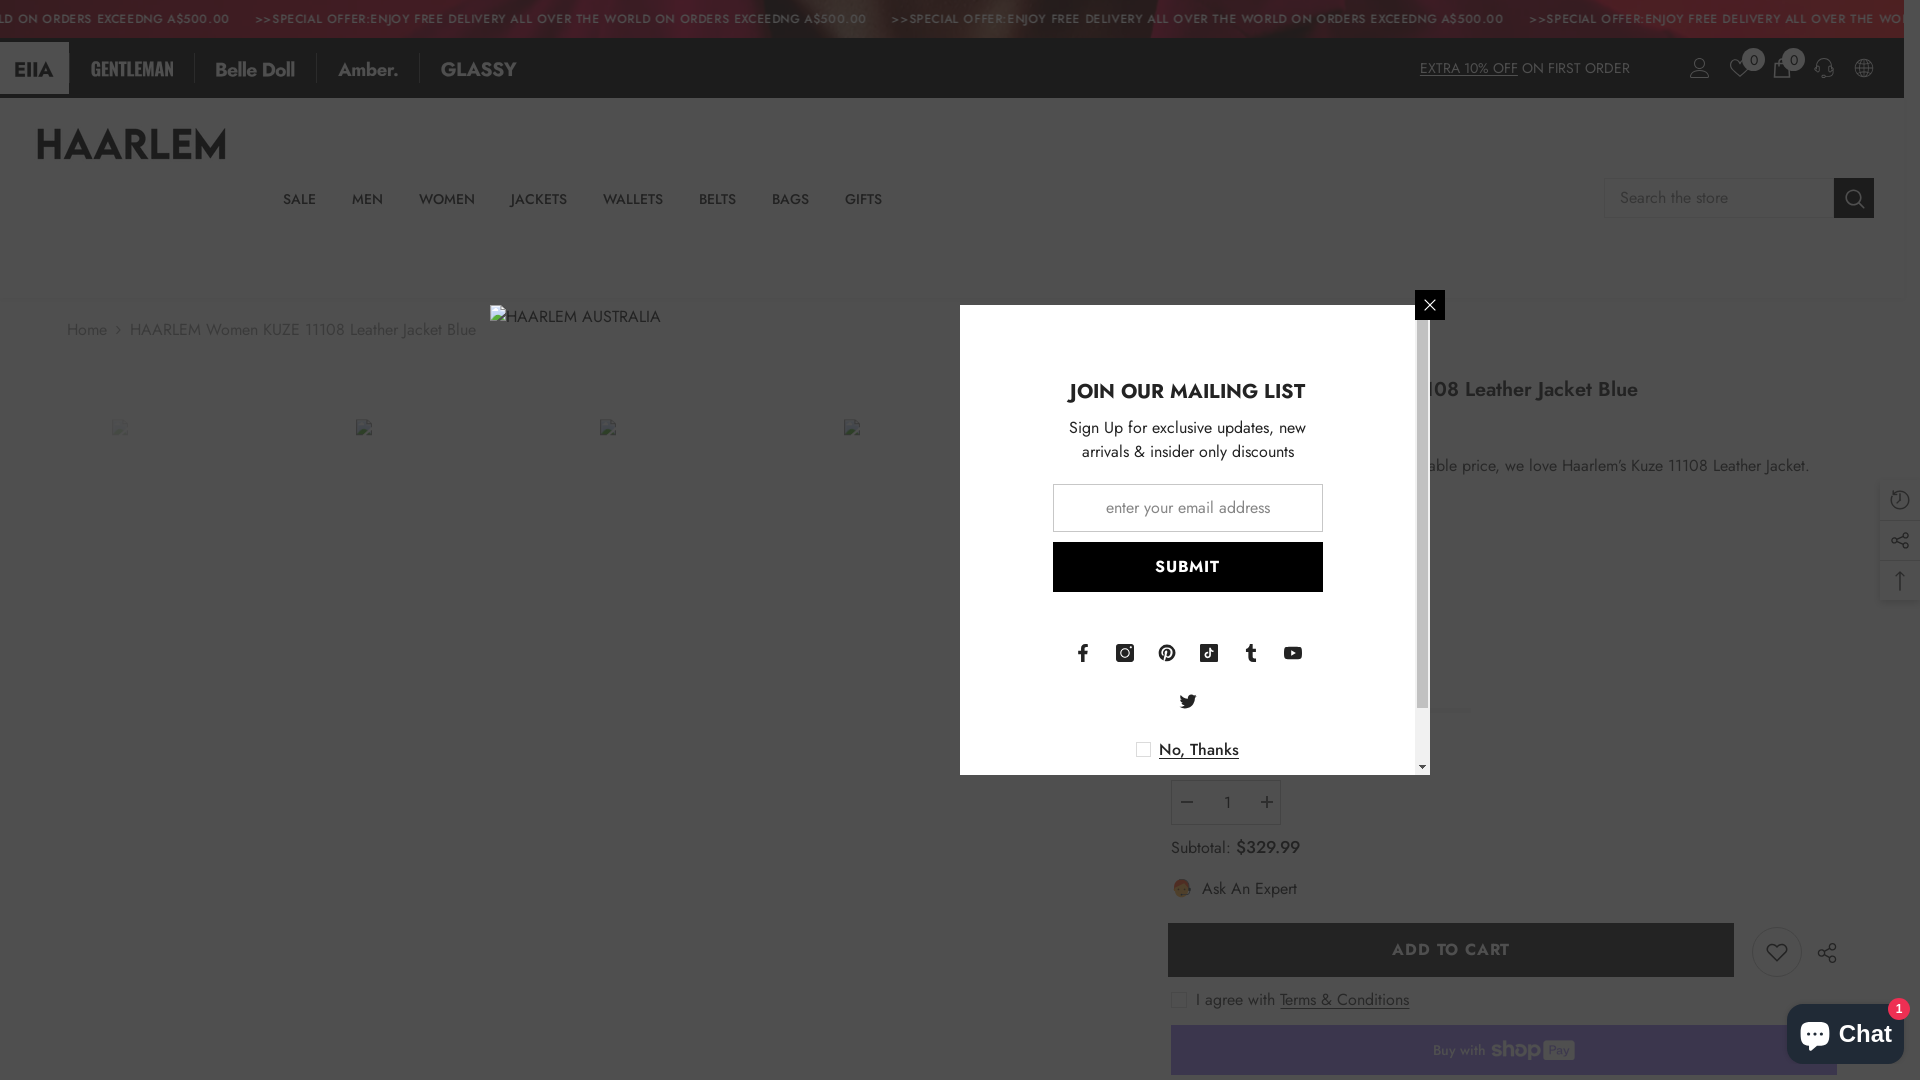 Image resolution: width=1920 pixels, height=1080 pixels. What do you see at coordinates (1454, 948) in the screenshot?
I see `'ADD TO CART'` at bounding box center [1454, 948].